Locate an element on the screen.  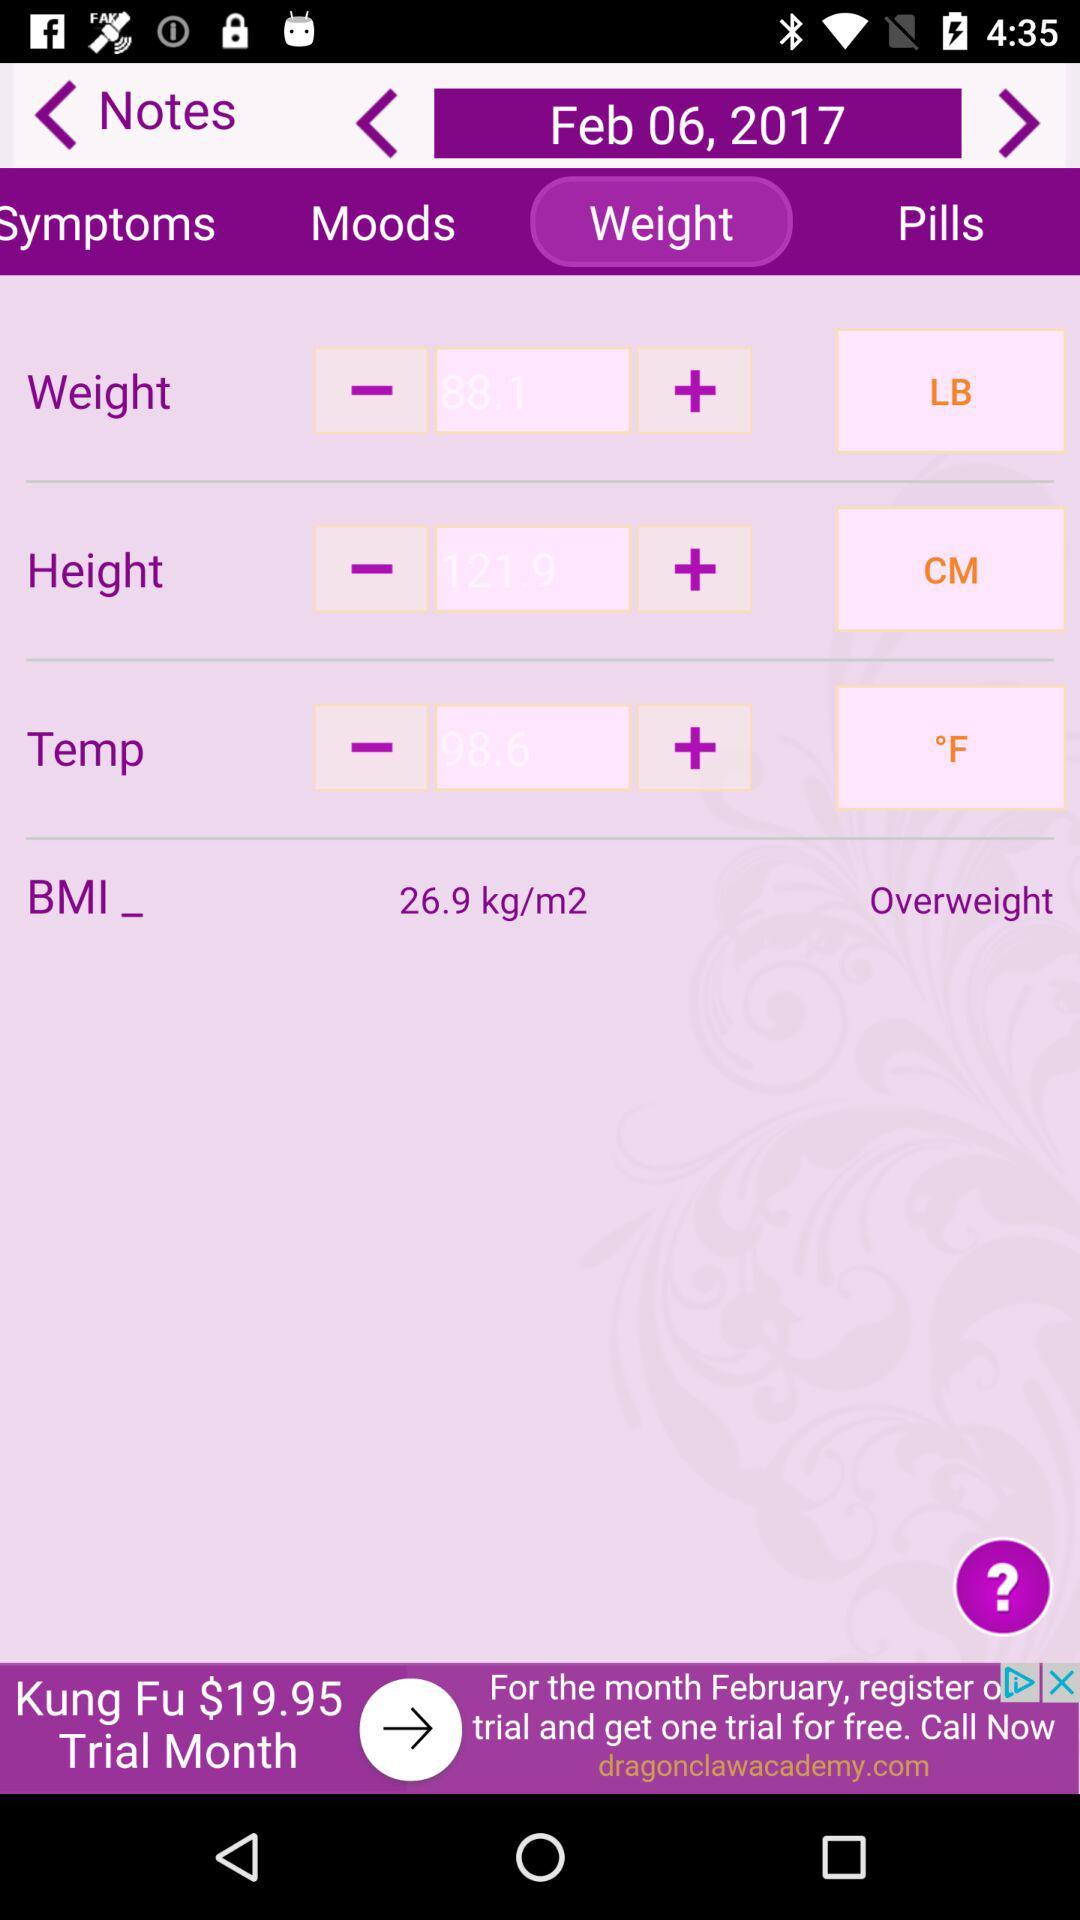
the arrow_forward icon is located at coordinates (1019, 122).